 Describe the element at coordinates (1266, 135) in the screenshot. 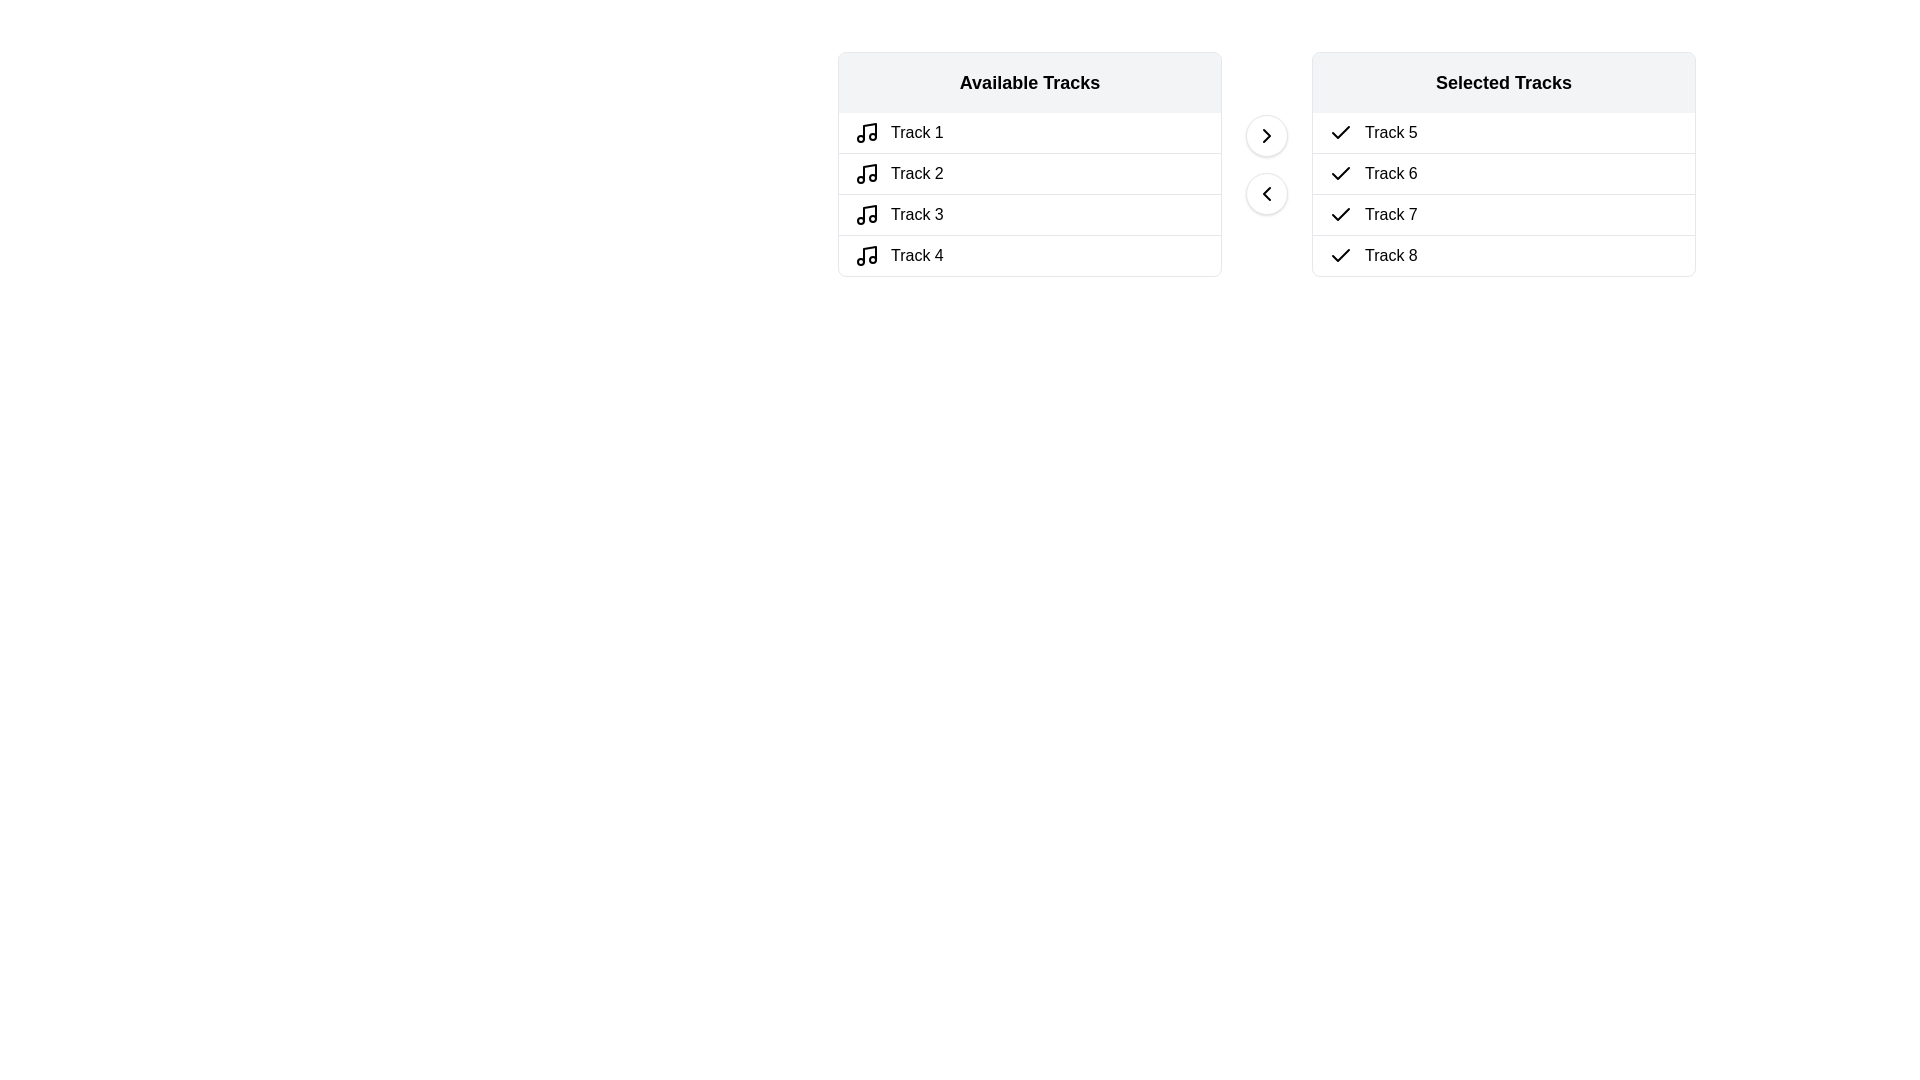

I see `the chevron icon within the circular button to transfer tracks from the 'Available Tracks' list to the 'Selected Tracks' list` at that location.